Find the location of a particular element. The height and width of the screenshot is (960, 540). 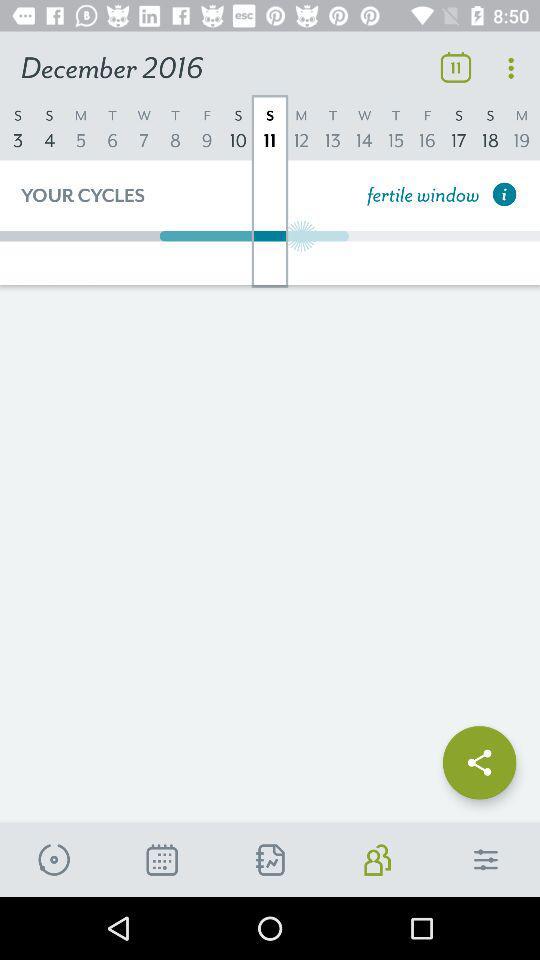

settings option is located at coordinates (485, 859).